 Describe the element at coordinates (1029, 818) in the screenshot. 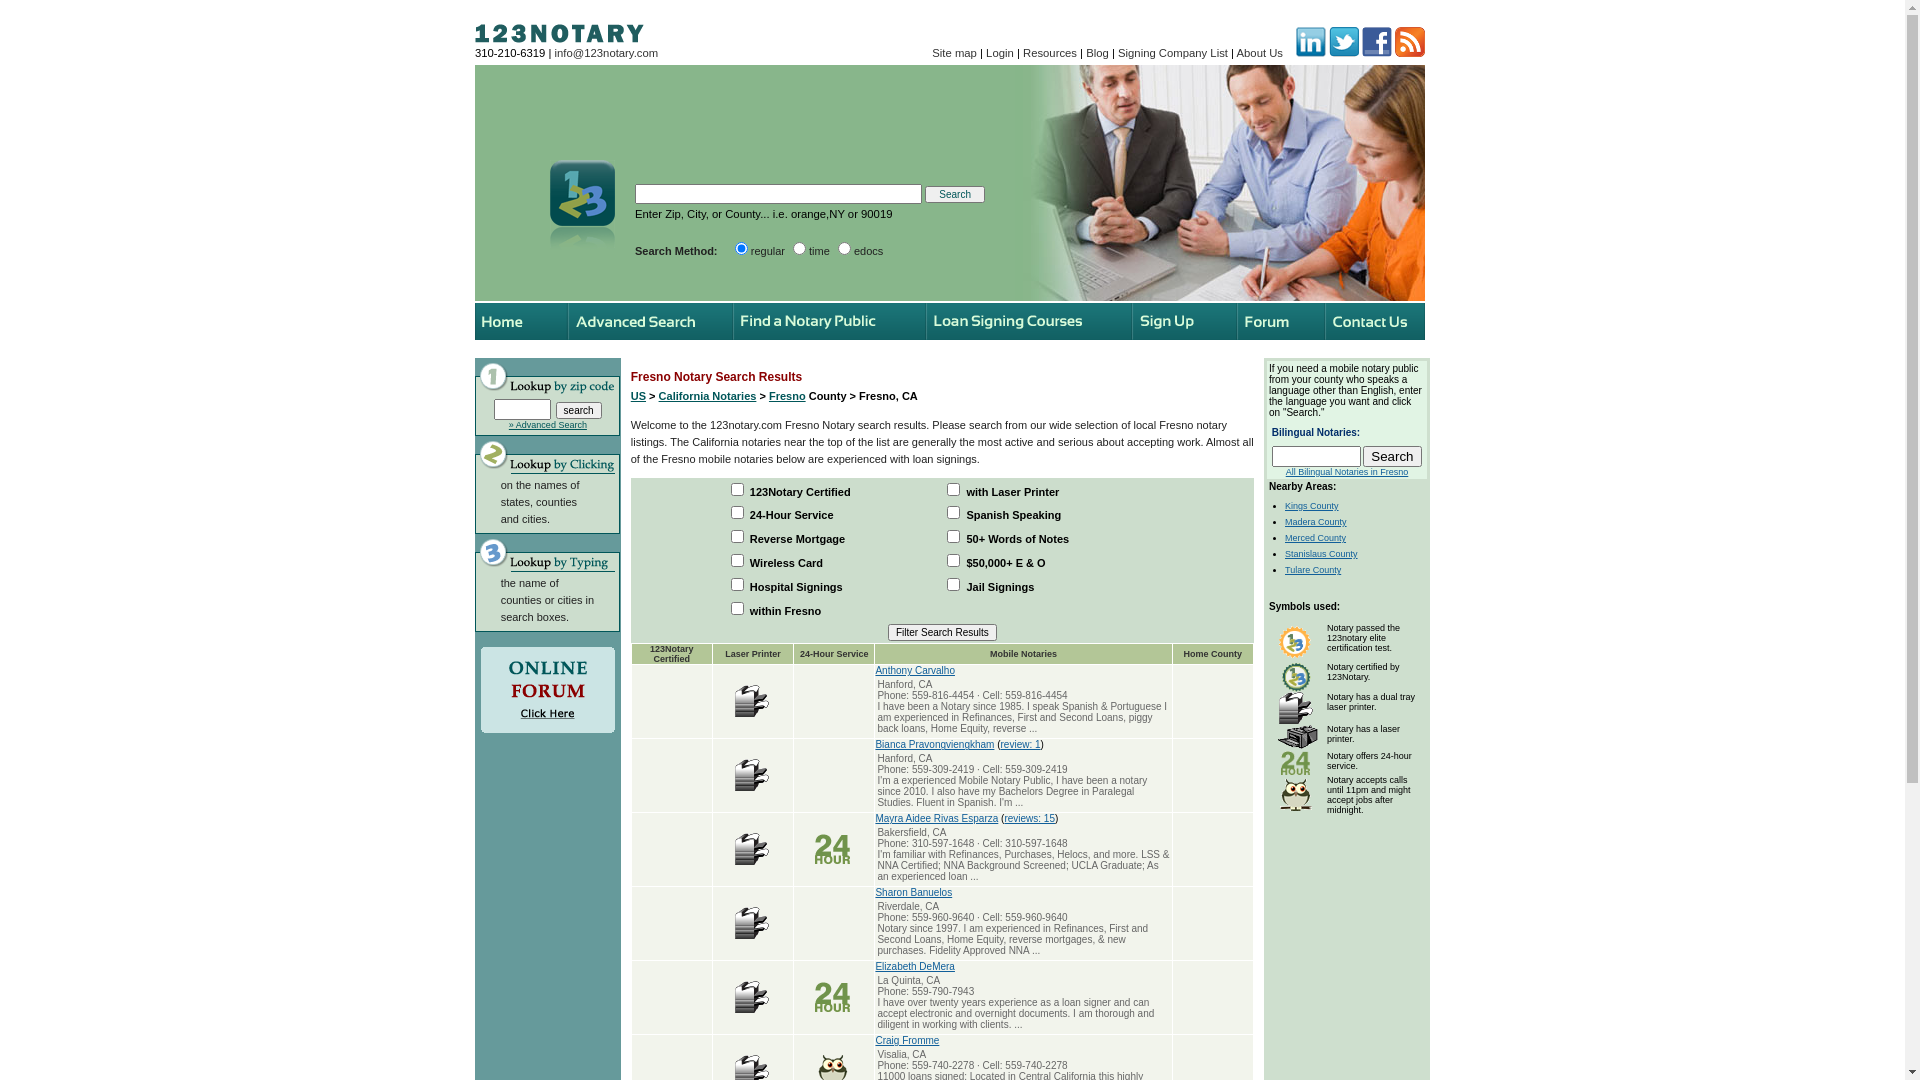

I see `'reviews: 15'` at that location.